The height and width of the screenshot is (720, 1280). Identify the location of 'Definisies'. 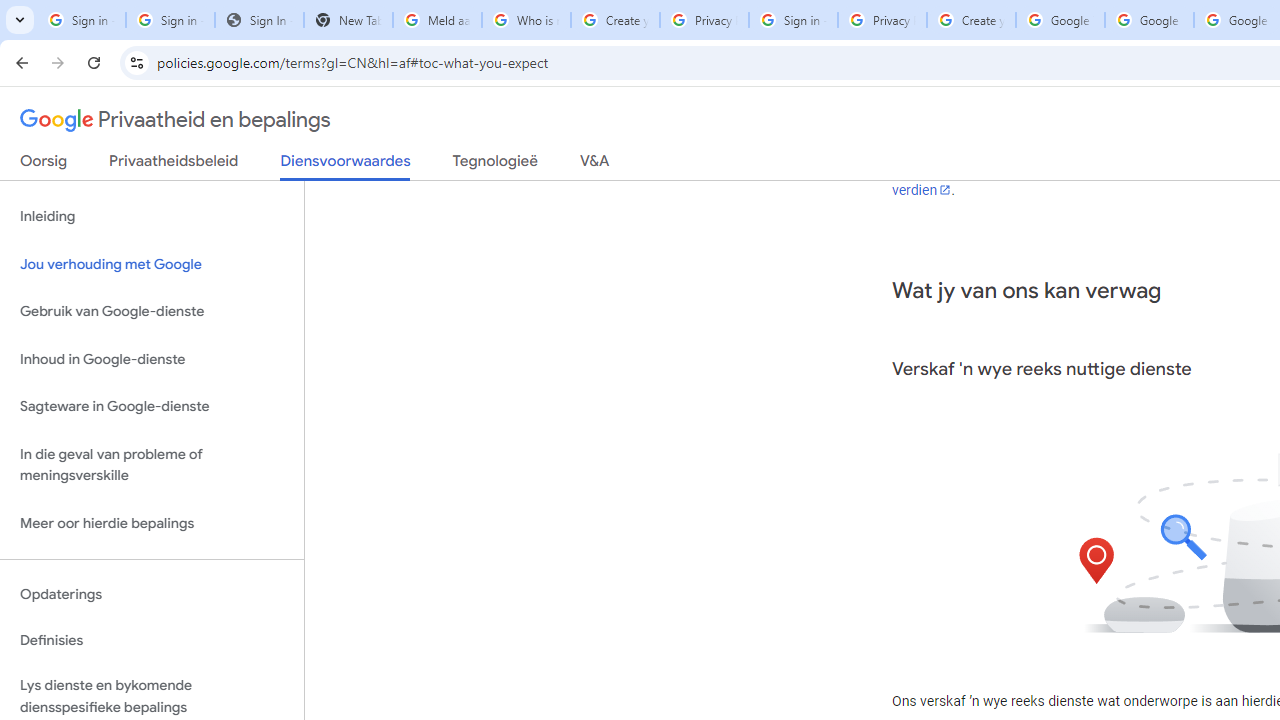
(151, 640).